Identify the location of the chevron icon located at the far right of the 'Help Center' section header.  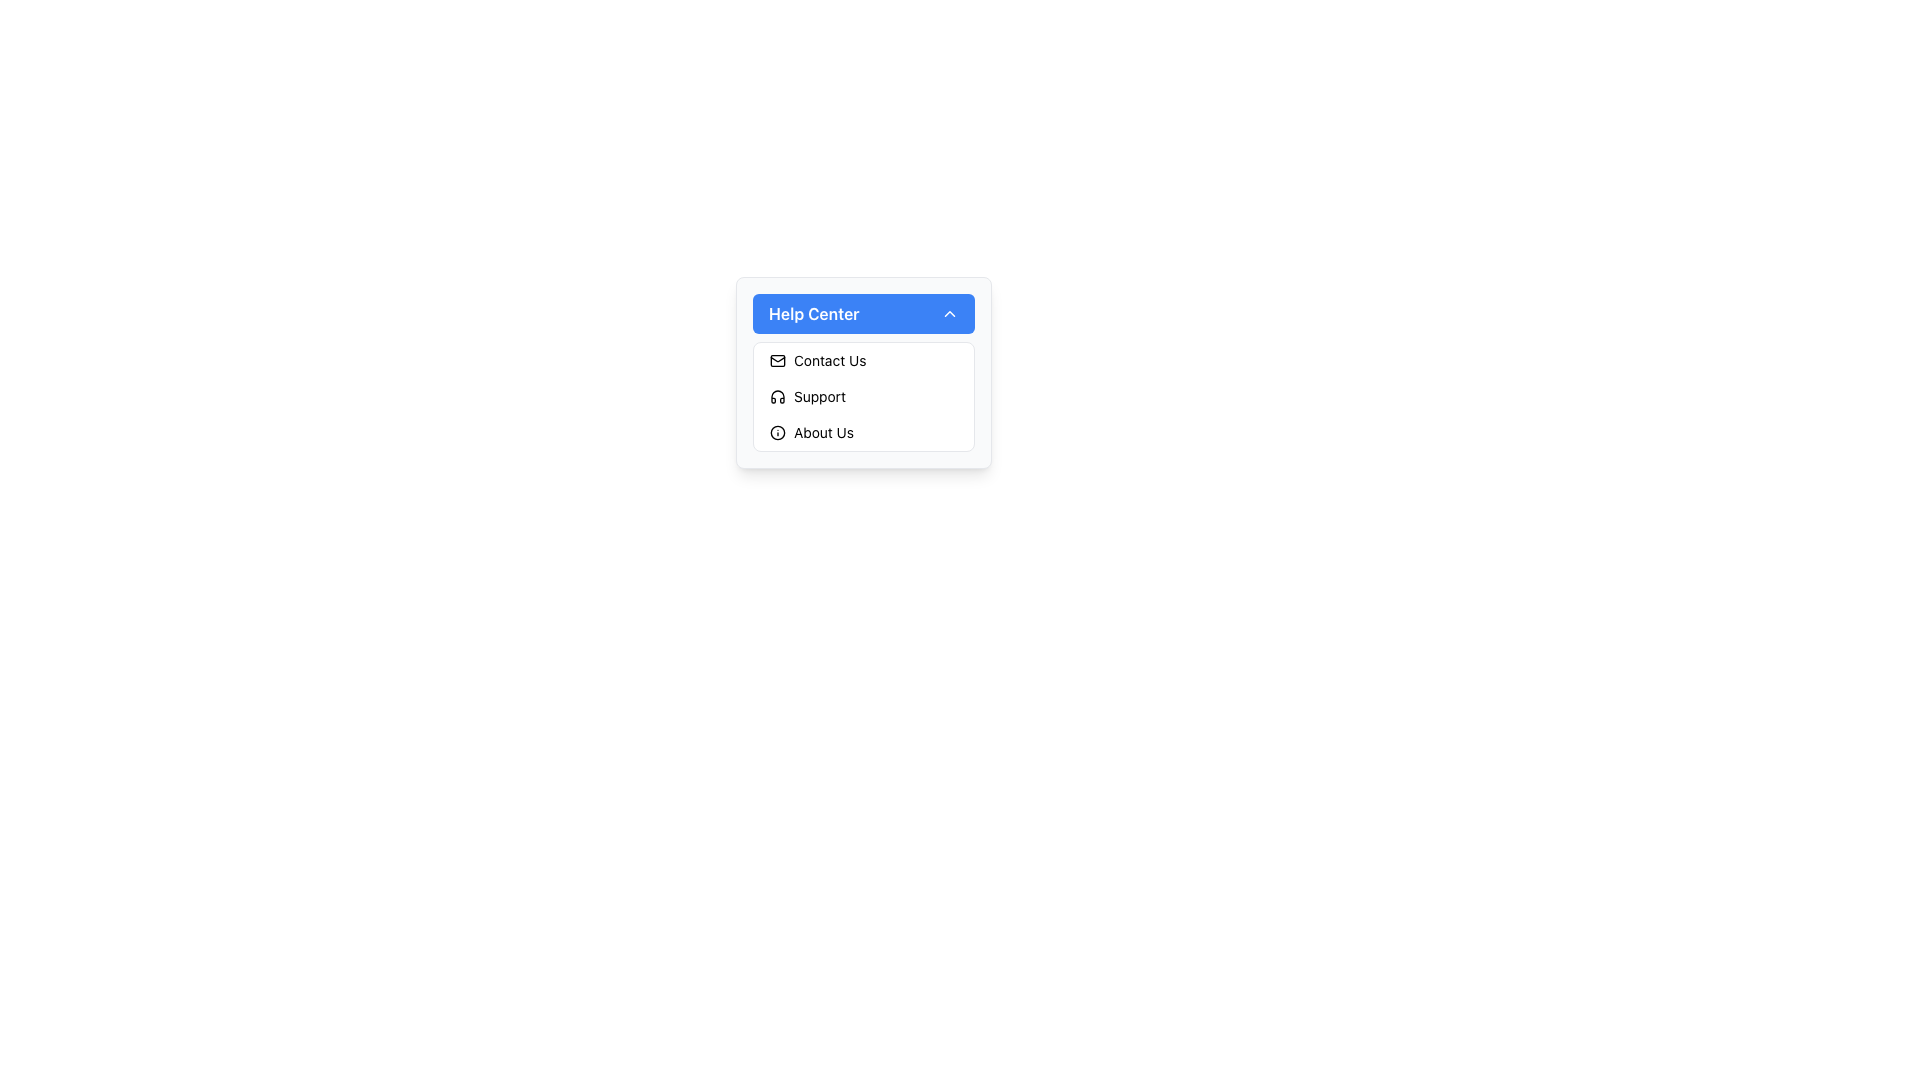
(949, 313).